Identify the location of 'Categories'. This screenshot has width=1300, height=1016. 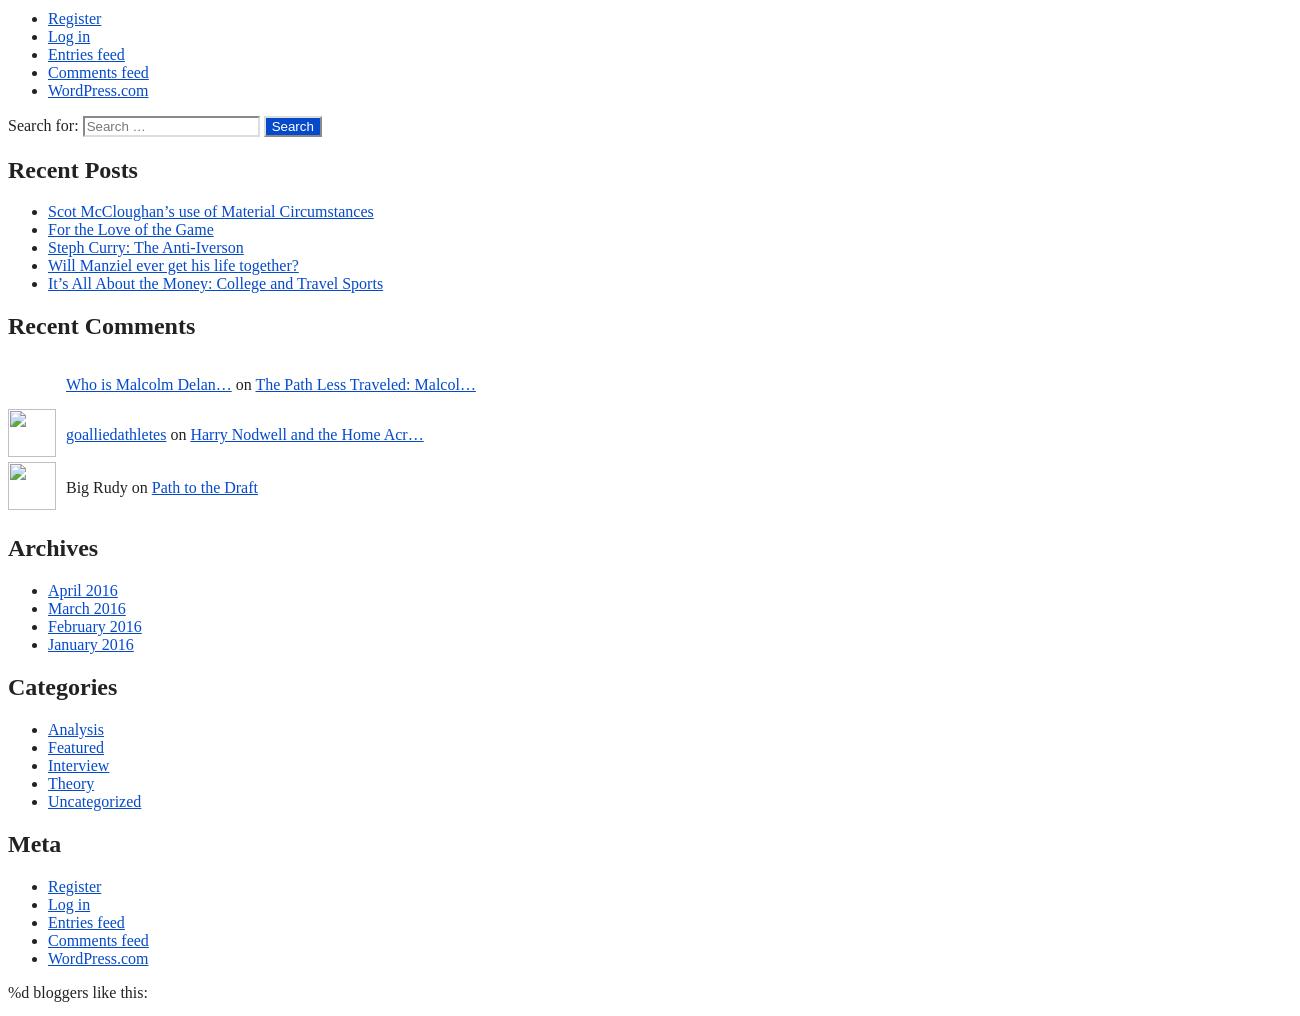
(7, 685).